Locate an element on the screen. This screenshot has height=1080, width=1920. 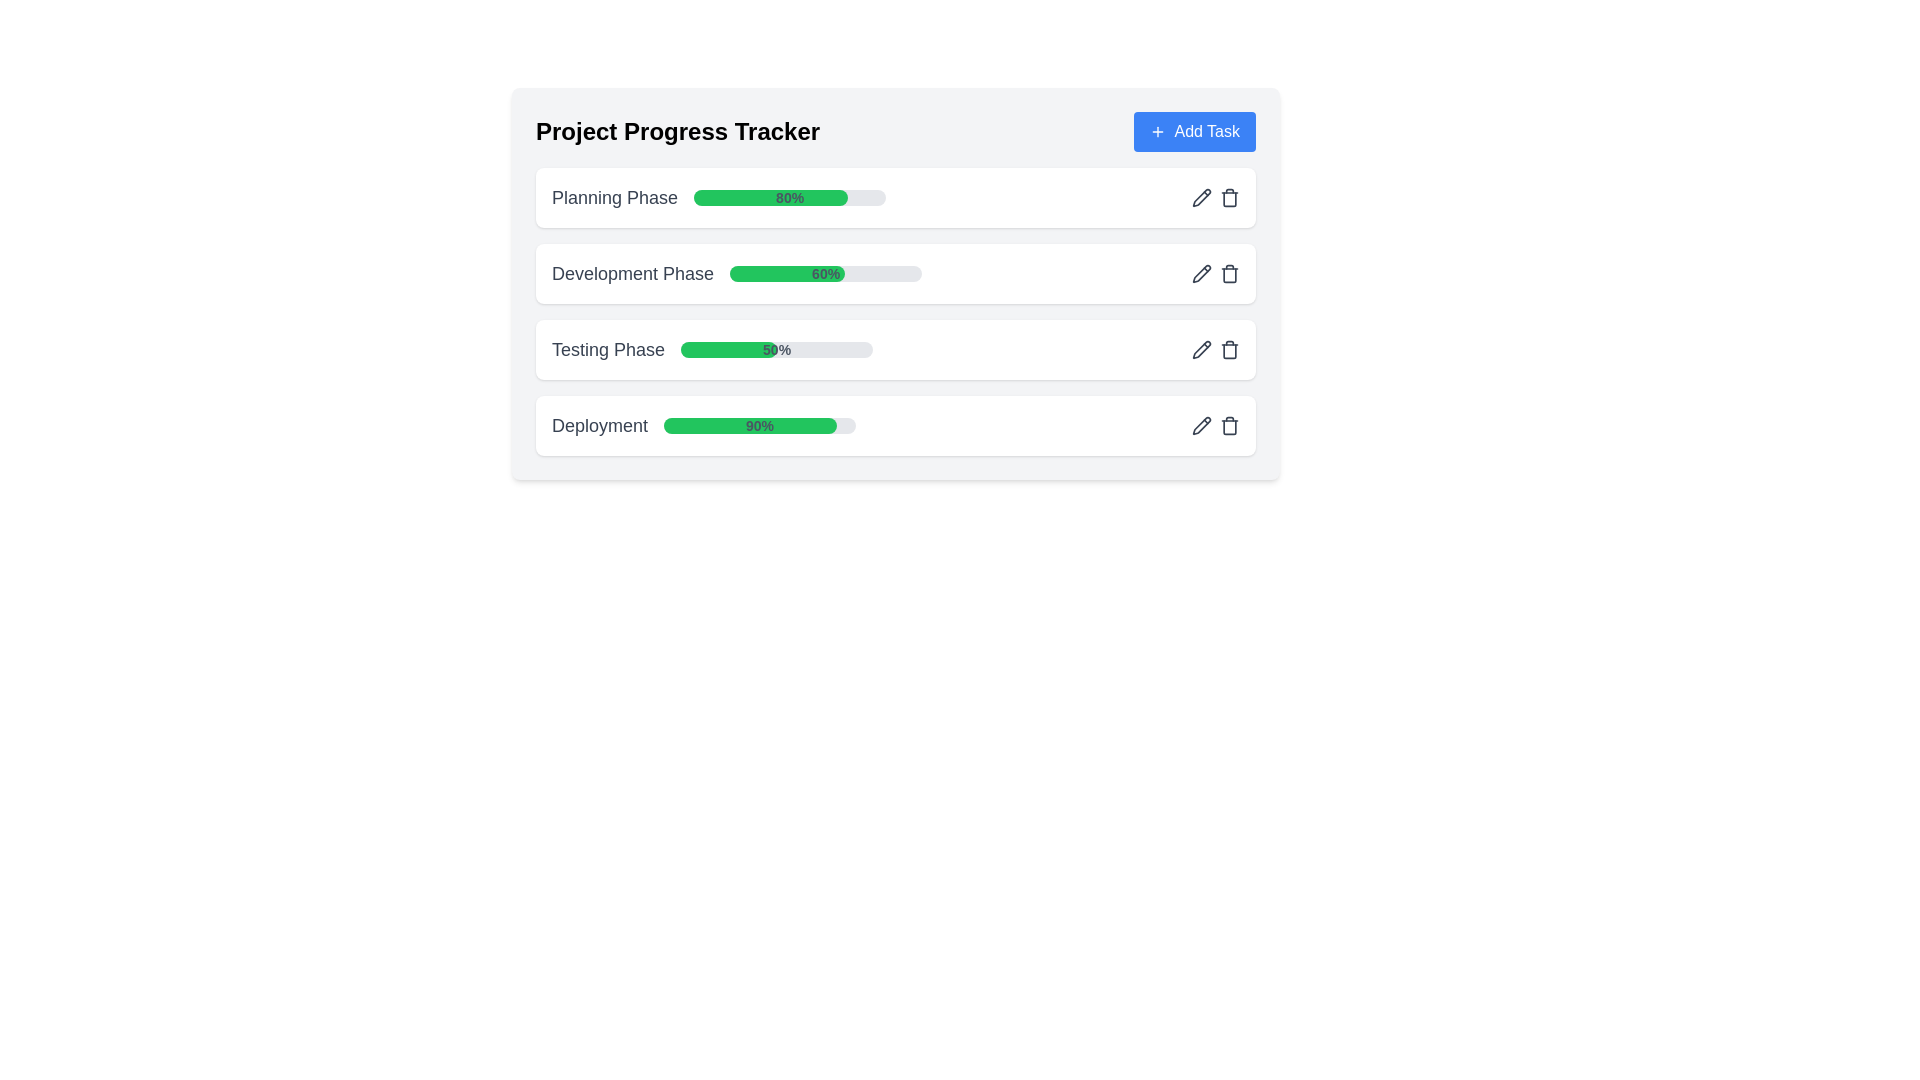
the controls adjacent to the 'Development Phase' progress bar in the project tracker application, which is the second progress display under 'Project Progress Tracker' is located at coordinates (895, 284).